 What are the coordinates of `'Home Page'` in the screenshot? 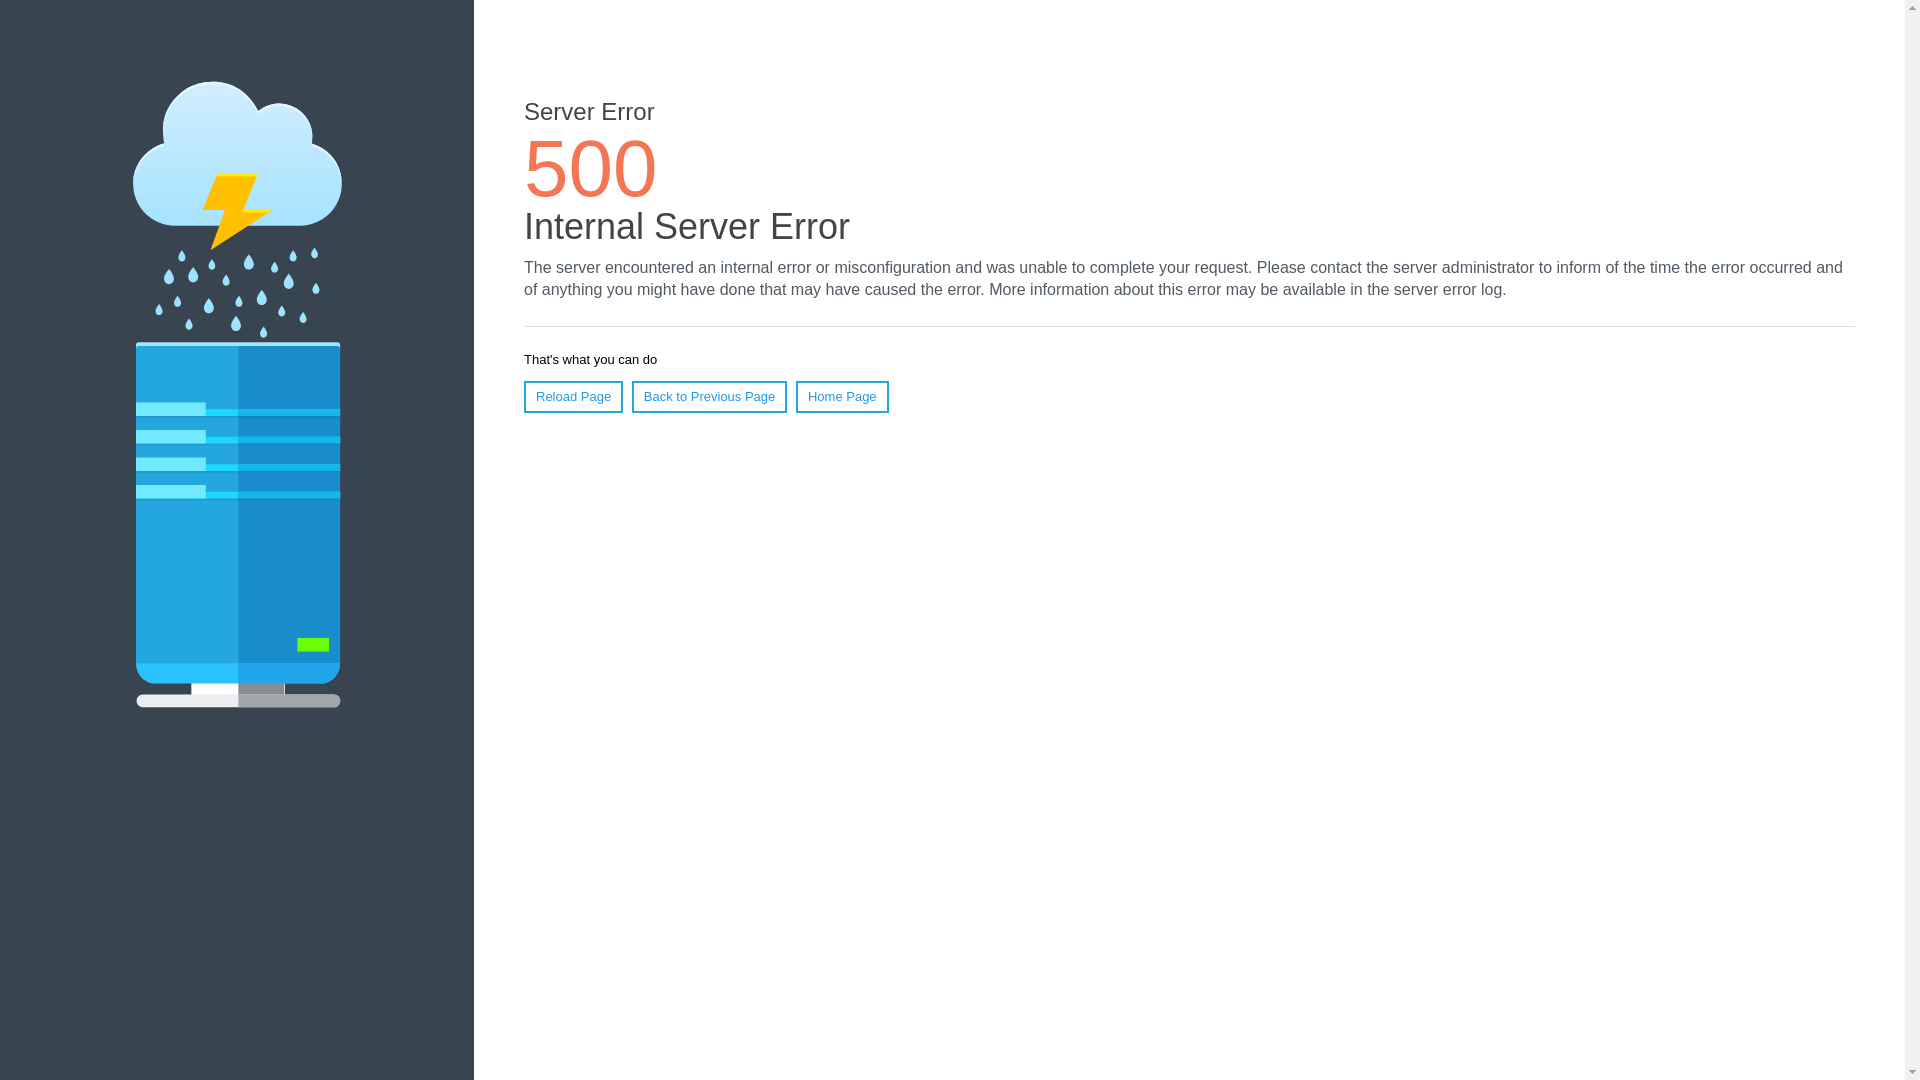 It's located at (842, 397).